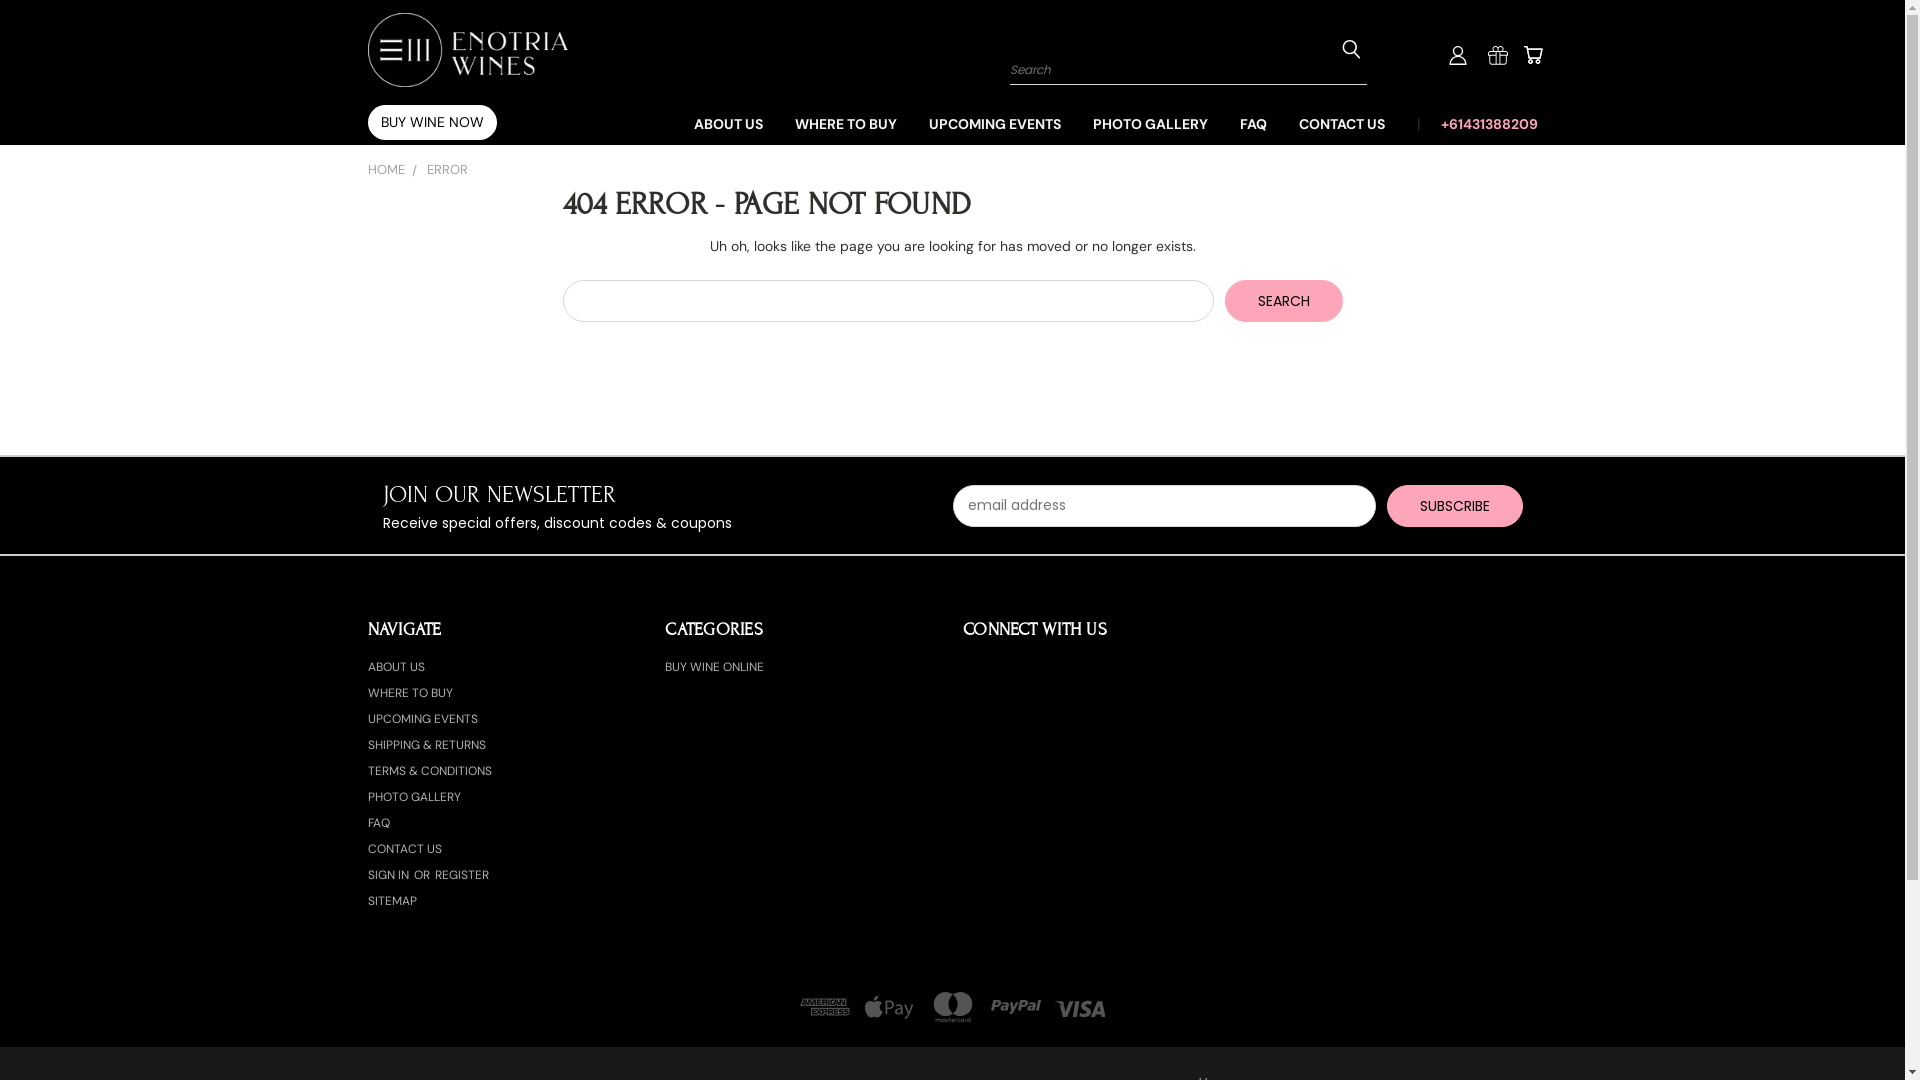 Image resolution: width=1920 pixels, height=1080 pixels. I want to click on 'Gift Certificates', so click(1488, 53).